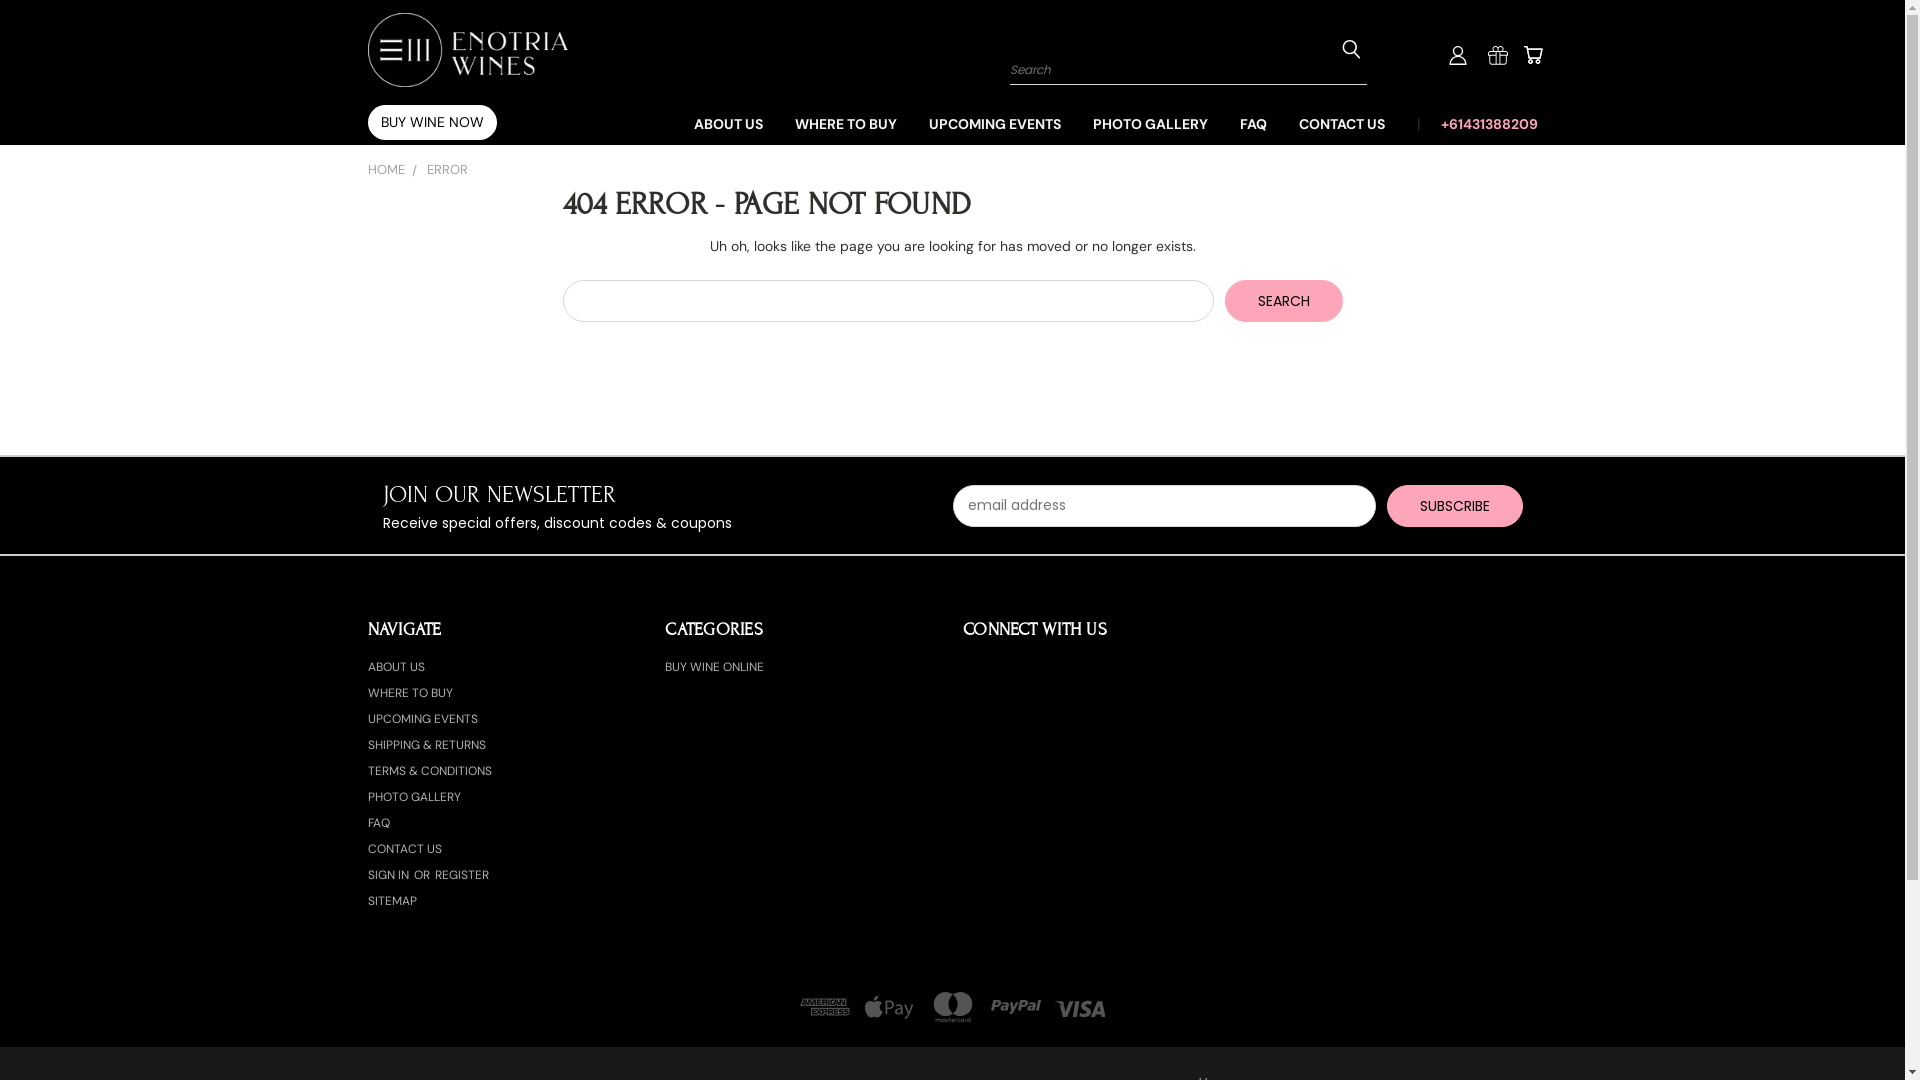 Image resolution: width=1920 pixels, height=1080 pixels. I want to click on 'Gift Certificates', so click(1488, 53).